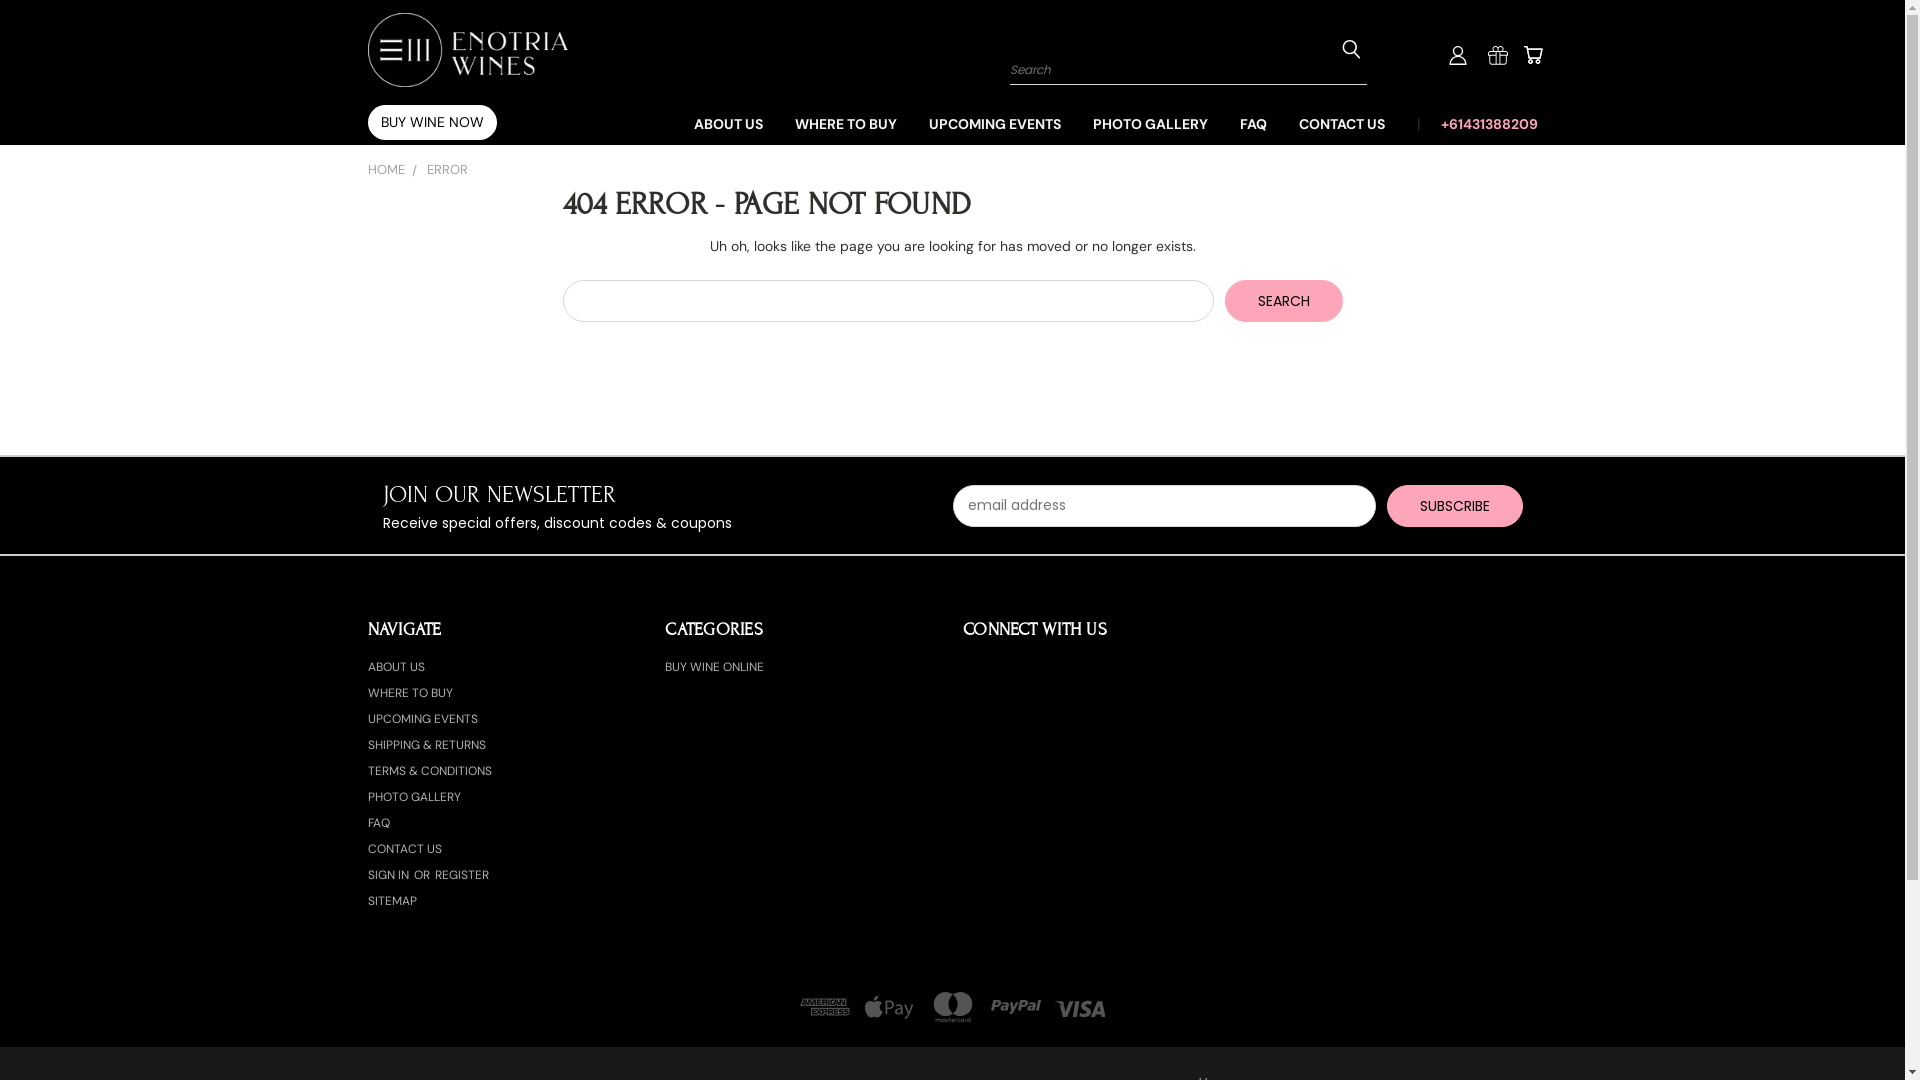 Image resolution: width=1920 pixels, height=1080 pixels. I want to click on 'Gift Certificates', so click(1488, 53).